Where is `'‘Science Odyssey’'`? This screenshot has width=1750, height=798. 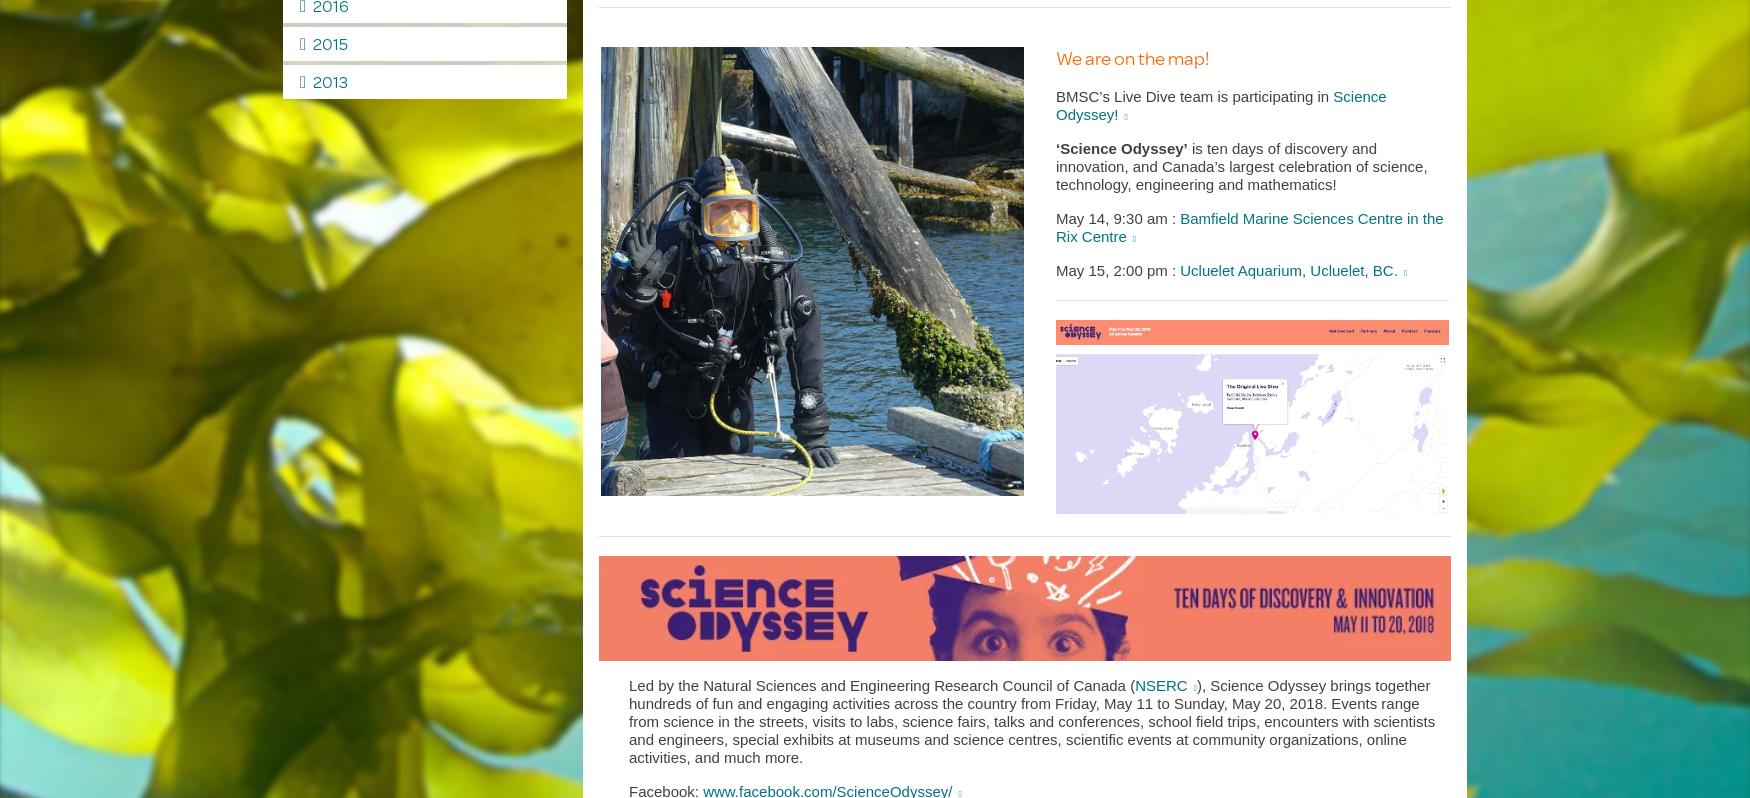
'‘Science Odyssey’' is located at coordinates (1121, 147).